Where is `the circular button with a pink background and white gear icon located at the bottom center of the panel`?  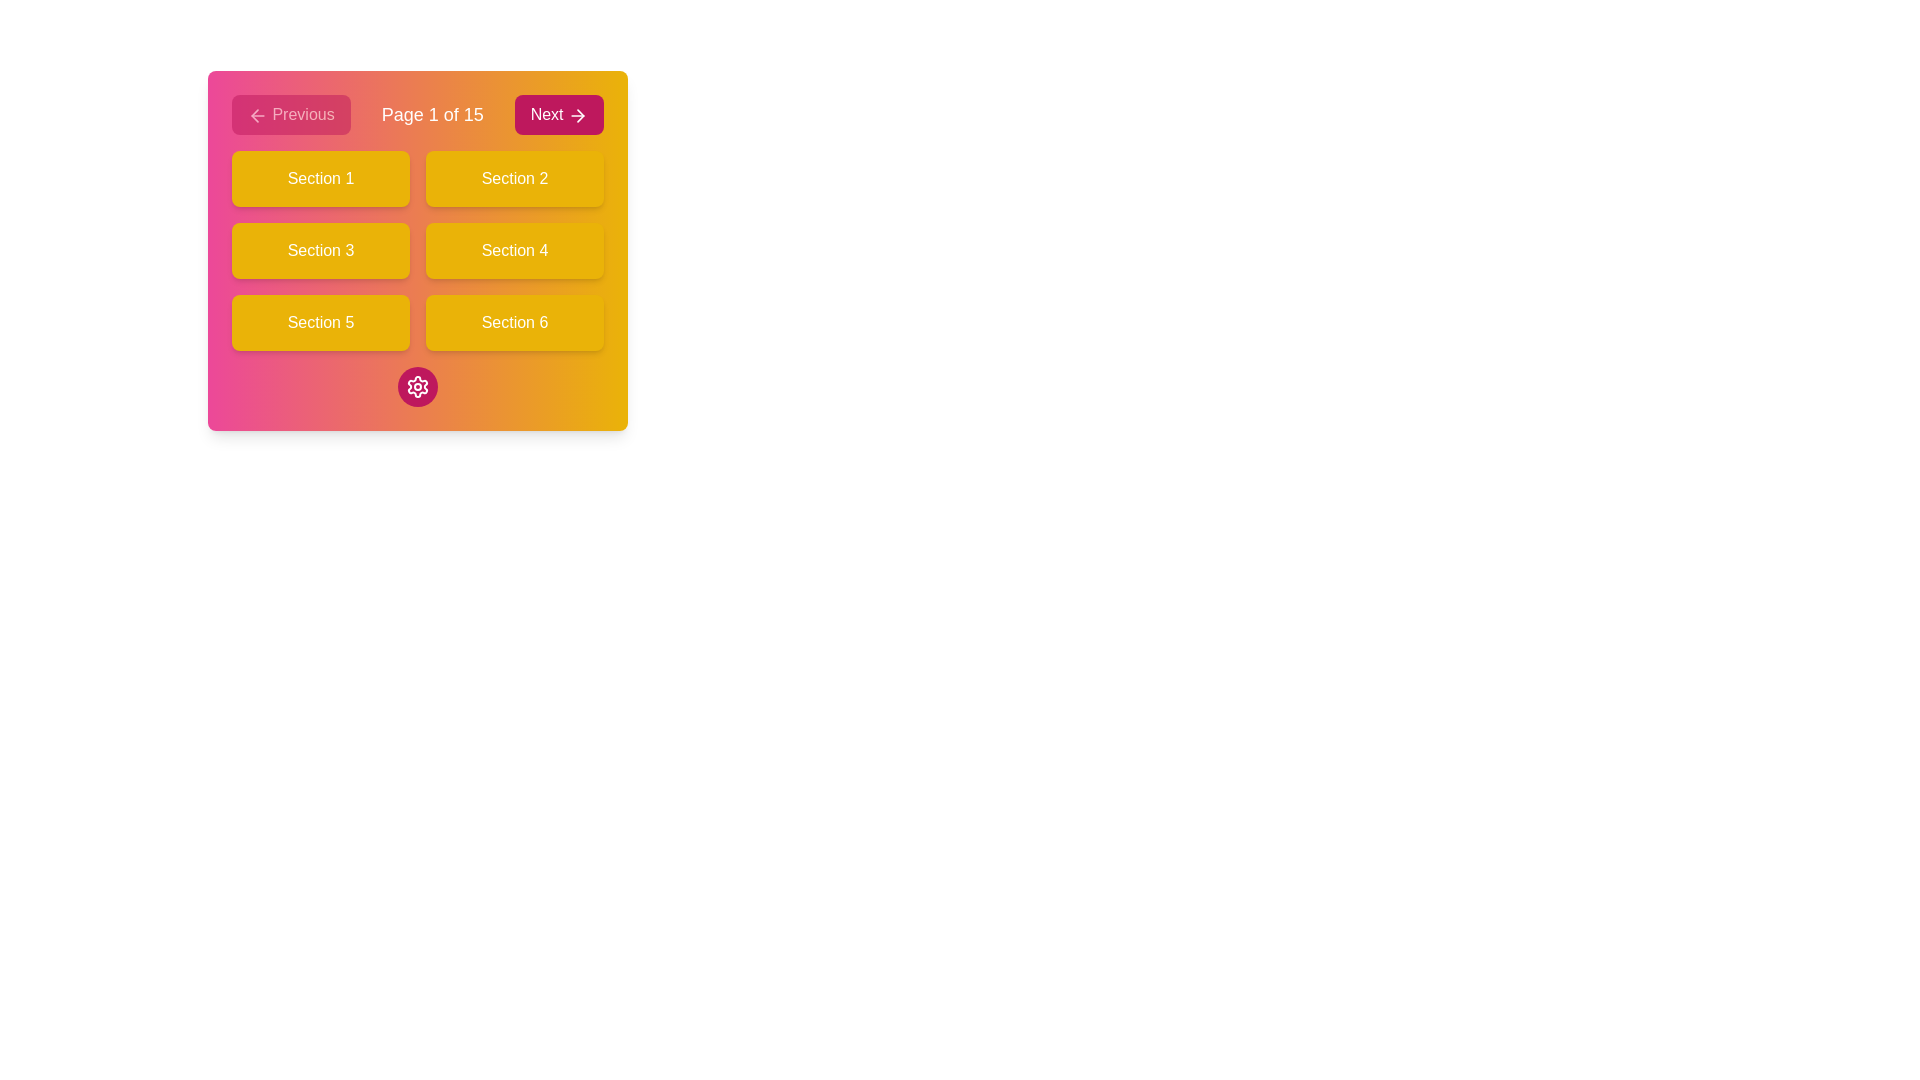
the circular button with a pink background and white gear icon located at the bottom center of the panel is located at coordinates (416, 386).